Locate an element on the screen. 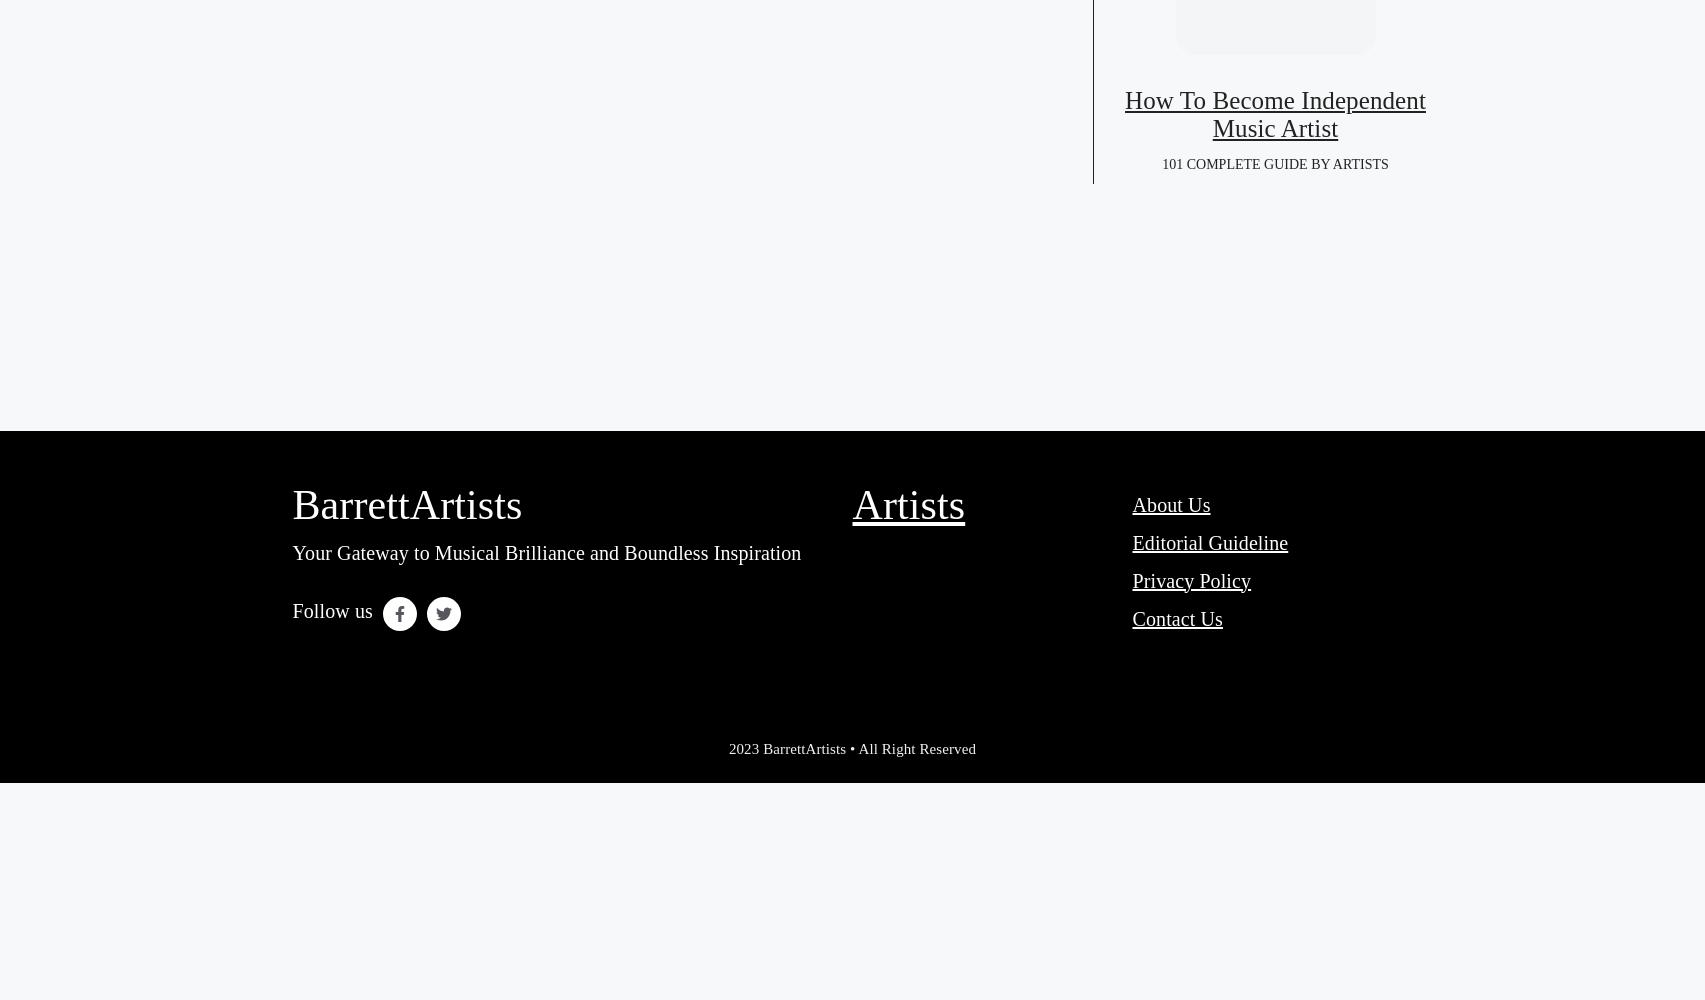 This screenshot has height=1000, width=1705. 'Follow us' is located at coordinates (291, 609).